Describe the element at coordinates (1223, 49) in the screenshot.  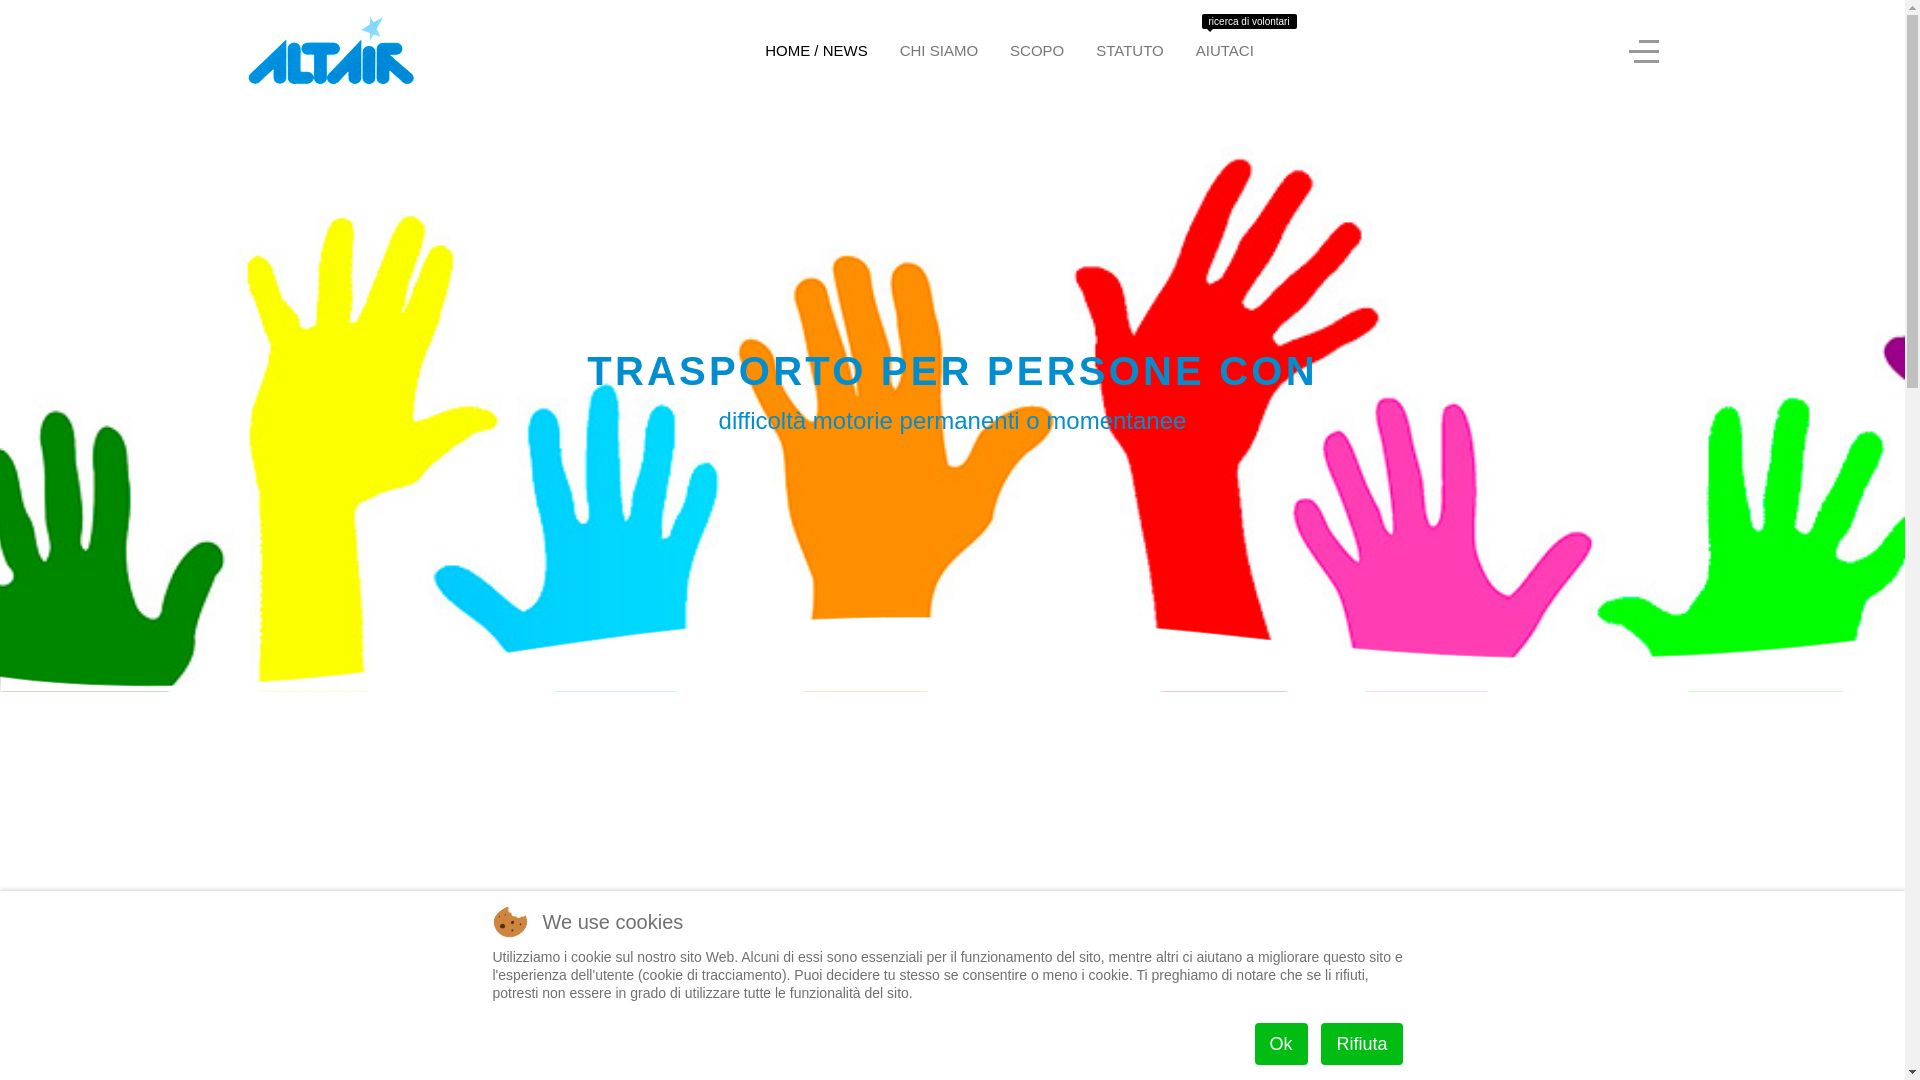
I see `'AIUTACI` at that location.